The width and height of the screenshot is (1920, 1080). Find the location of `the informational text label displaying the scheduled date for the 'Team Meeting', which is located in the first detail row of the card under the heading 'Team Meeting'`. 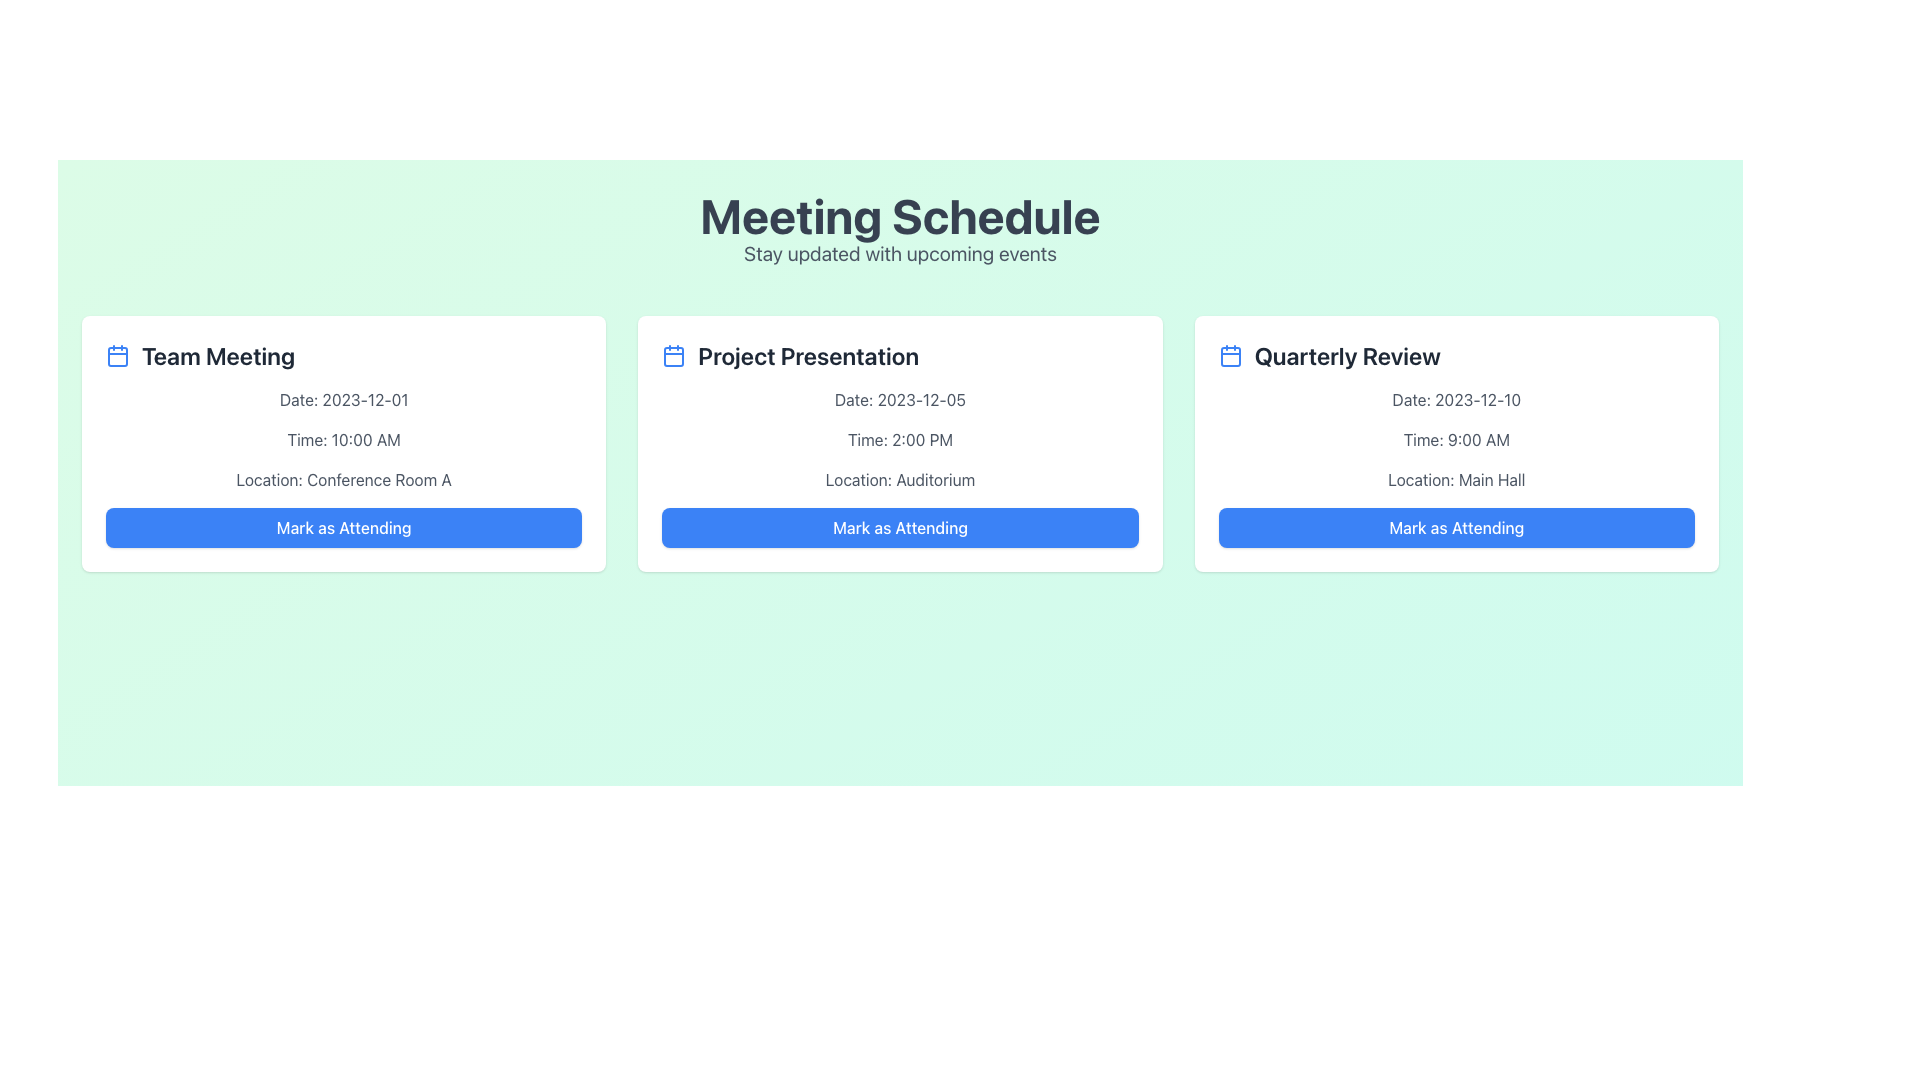

the informational text label displaying the scheduled date for the 'Team Meeting', which is located in the first detail row of the card under the heading 'Team Meeting' is located at coordinates (344, 400).